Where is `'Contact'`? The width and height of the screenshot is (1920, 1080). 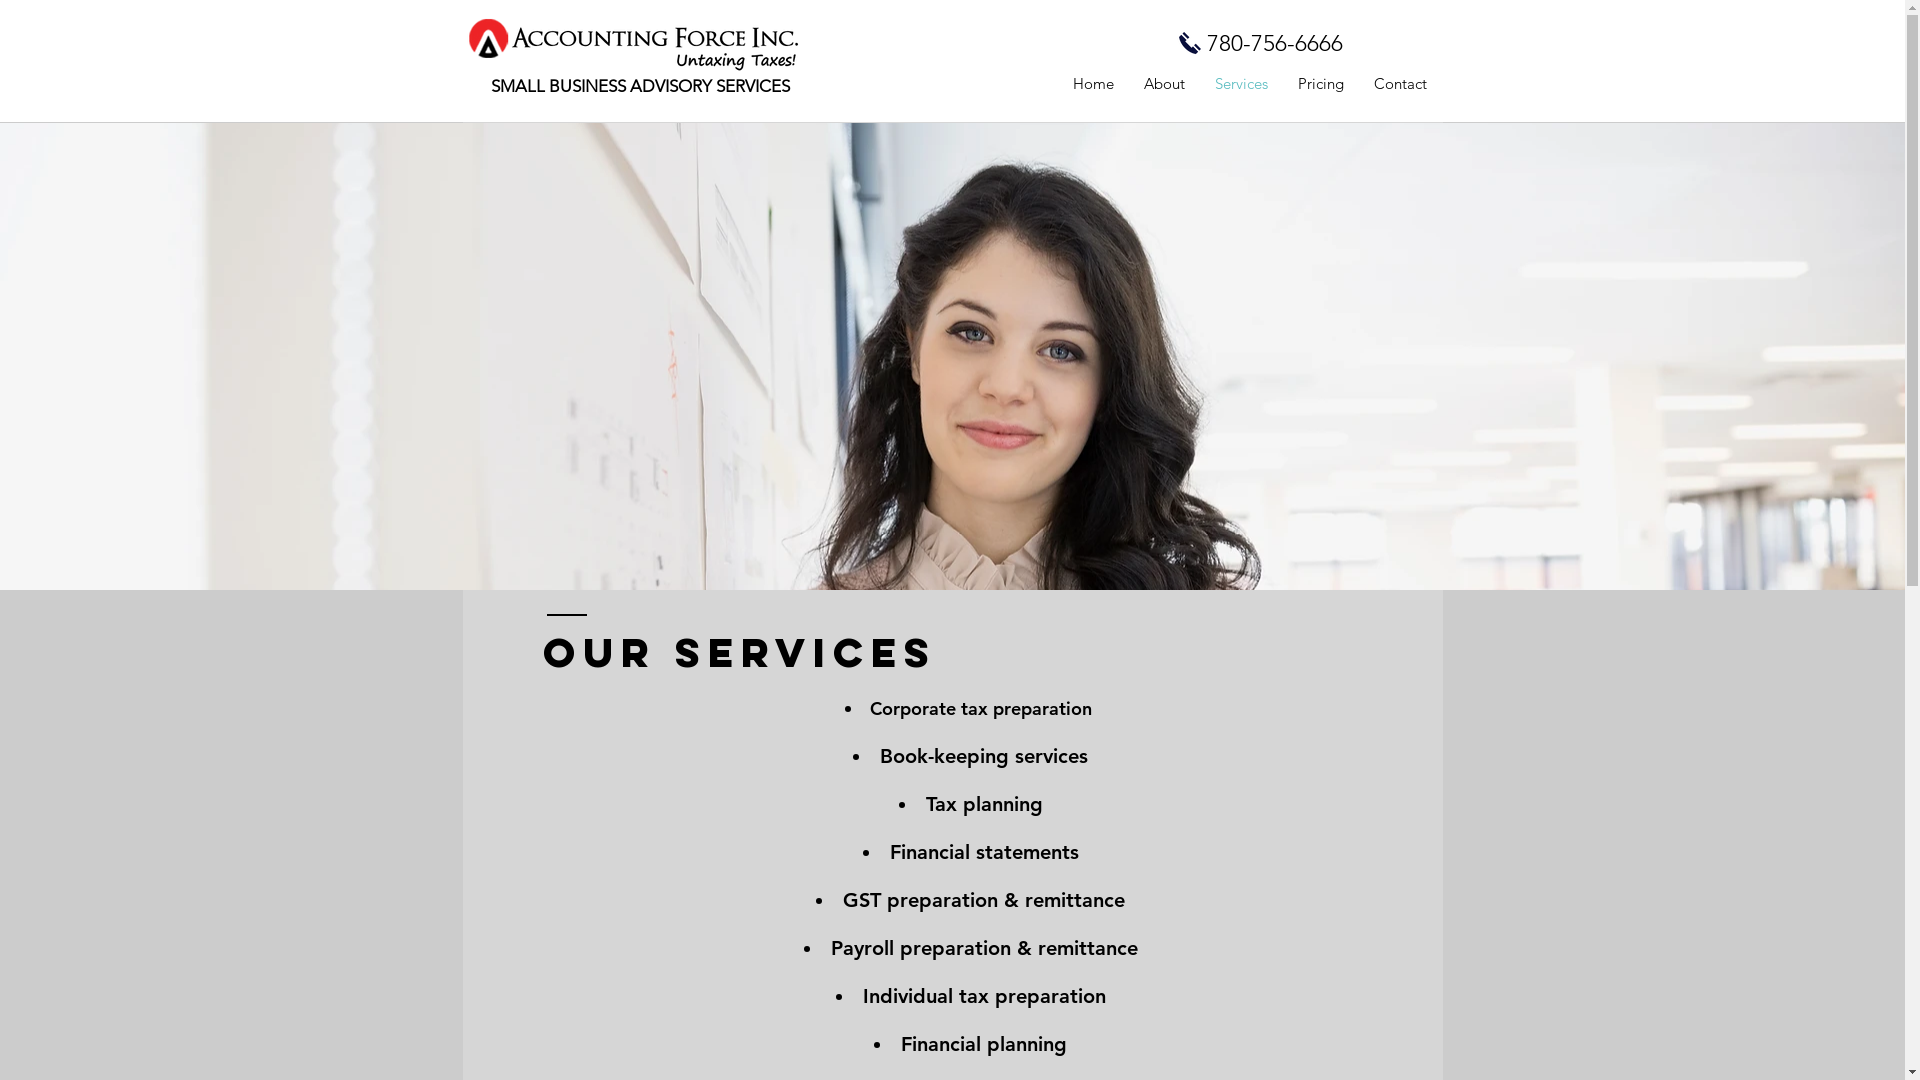
'Contact' is located at coordinates (1398, 83).